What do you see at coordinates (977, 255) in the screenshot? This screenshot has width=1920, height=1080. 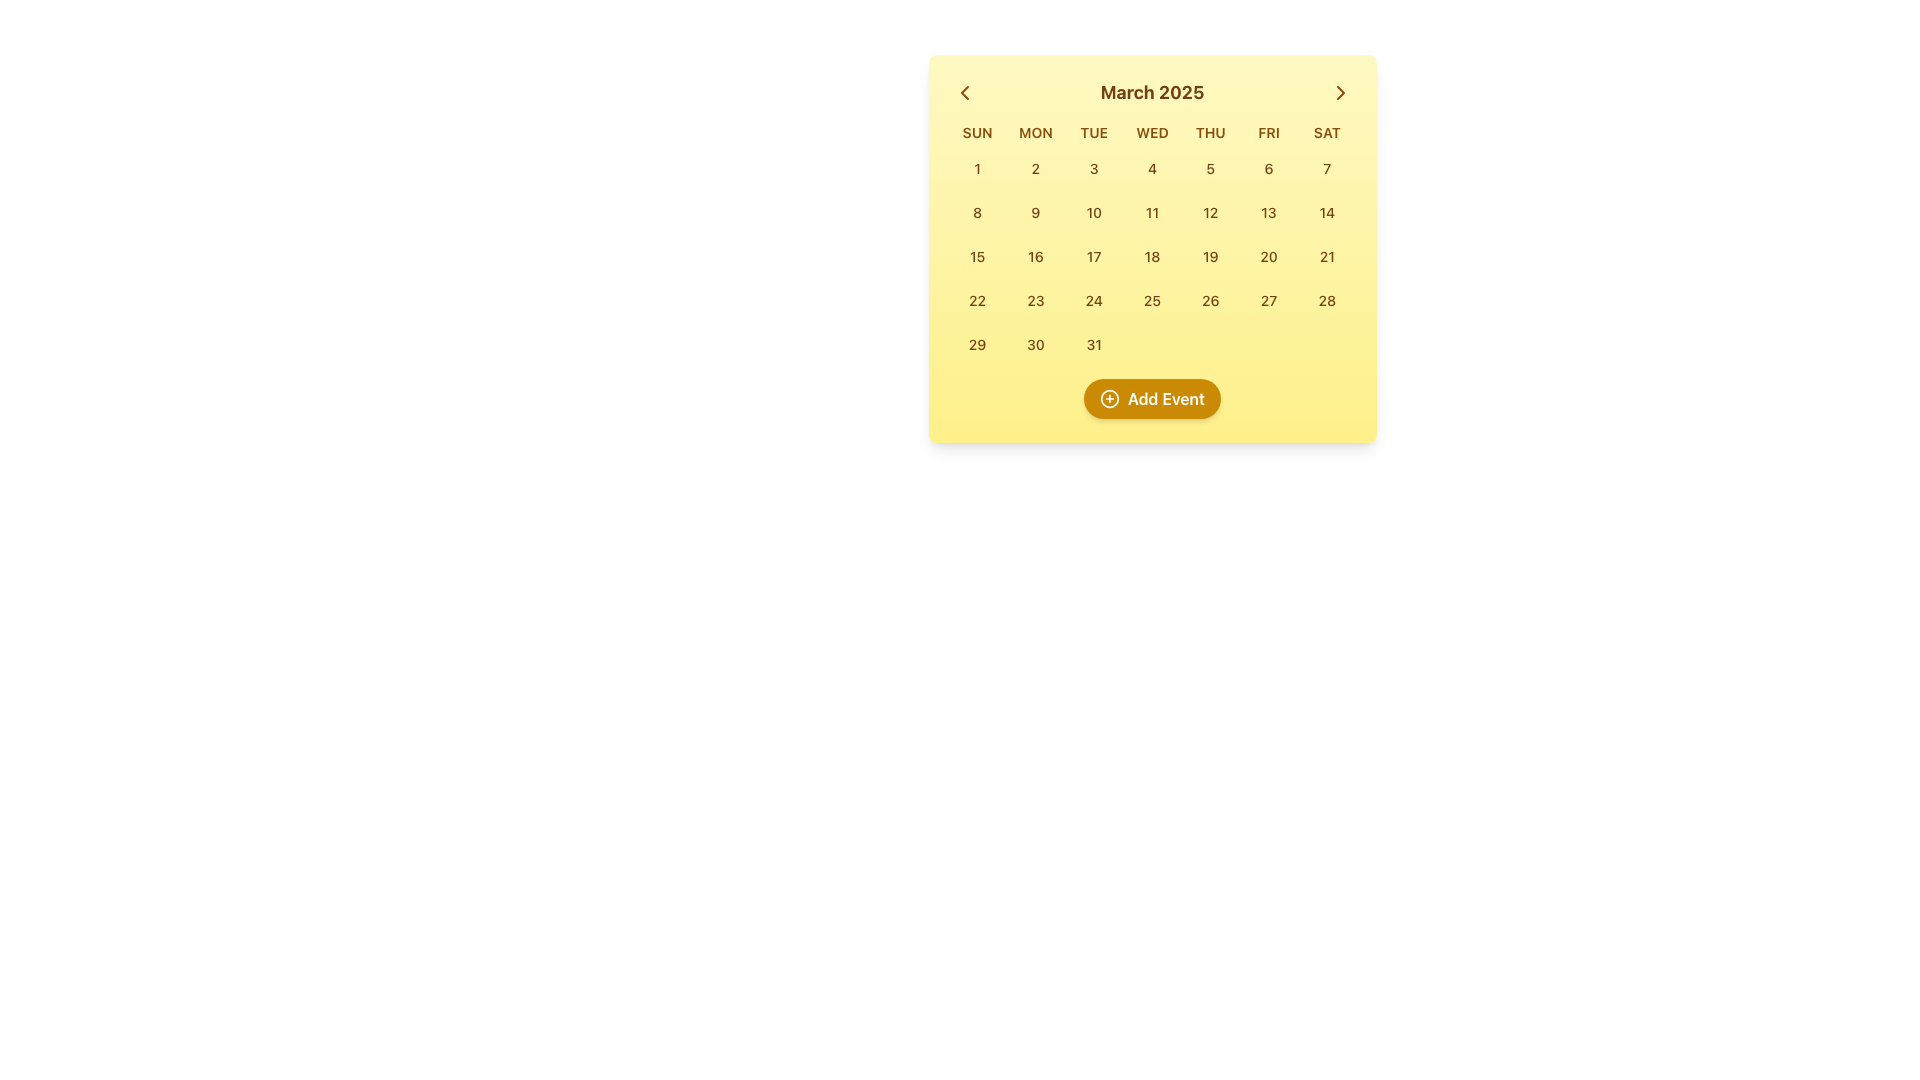 I see `the interactive calendar cell displaying the date '15' for March 2025, styled in bold dark yellow on a yellow background` at bounding box center [977, 255].